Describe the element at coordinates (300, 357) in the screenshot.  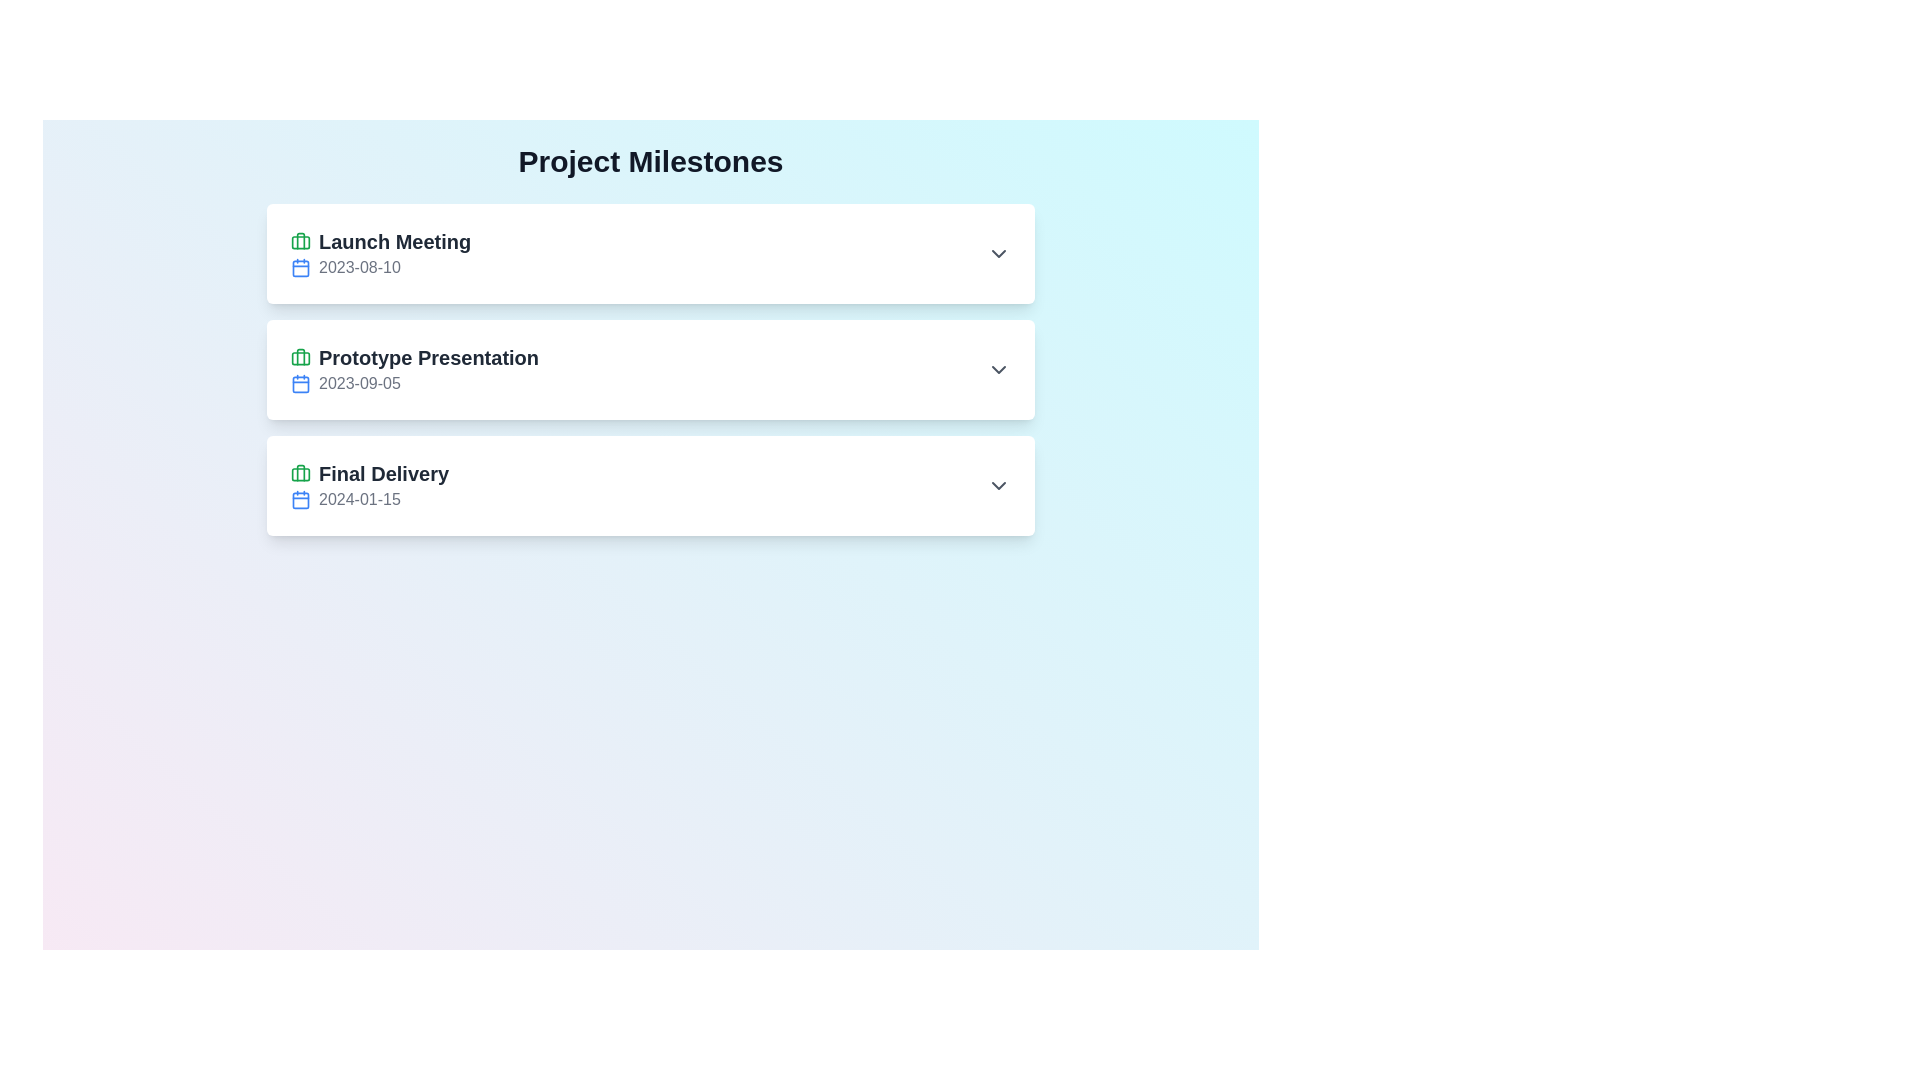
I see `the rectangular icon component with rounded corners, styled with a green stroke, located near the text 'Prototype Presentation' and above the date '2023-09-05'` at that location.